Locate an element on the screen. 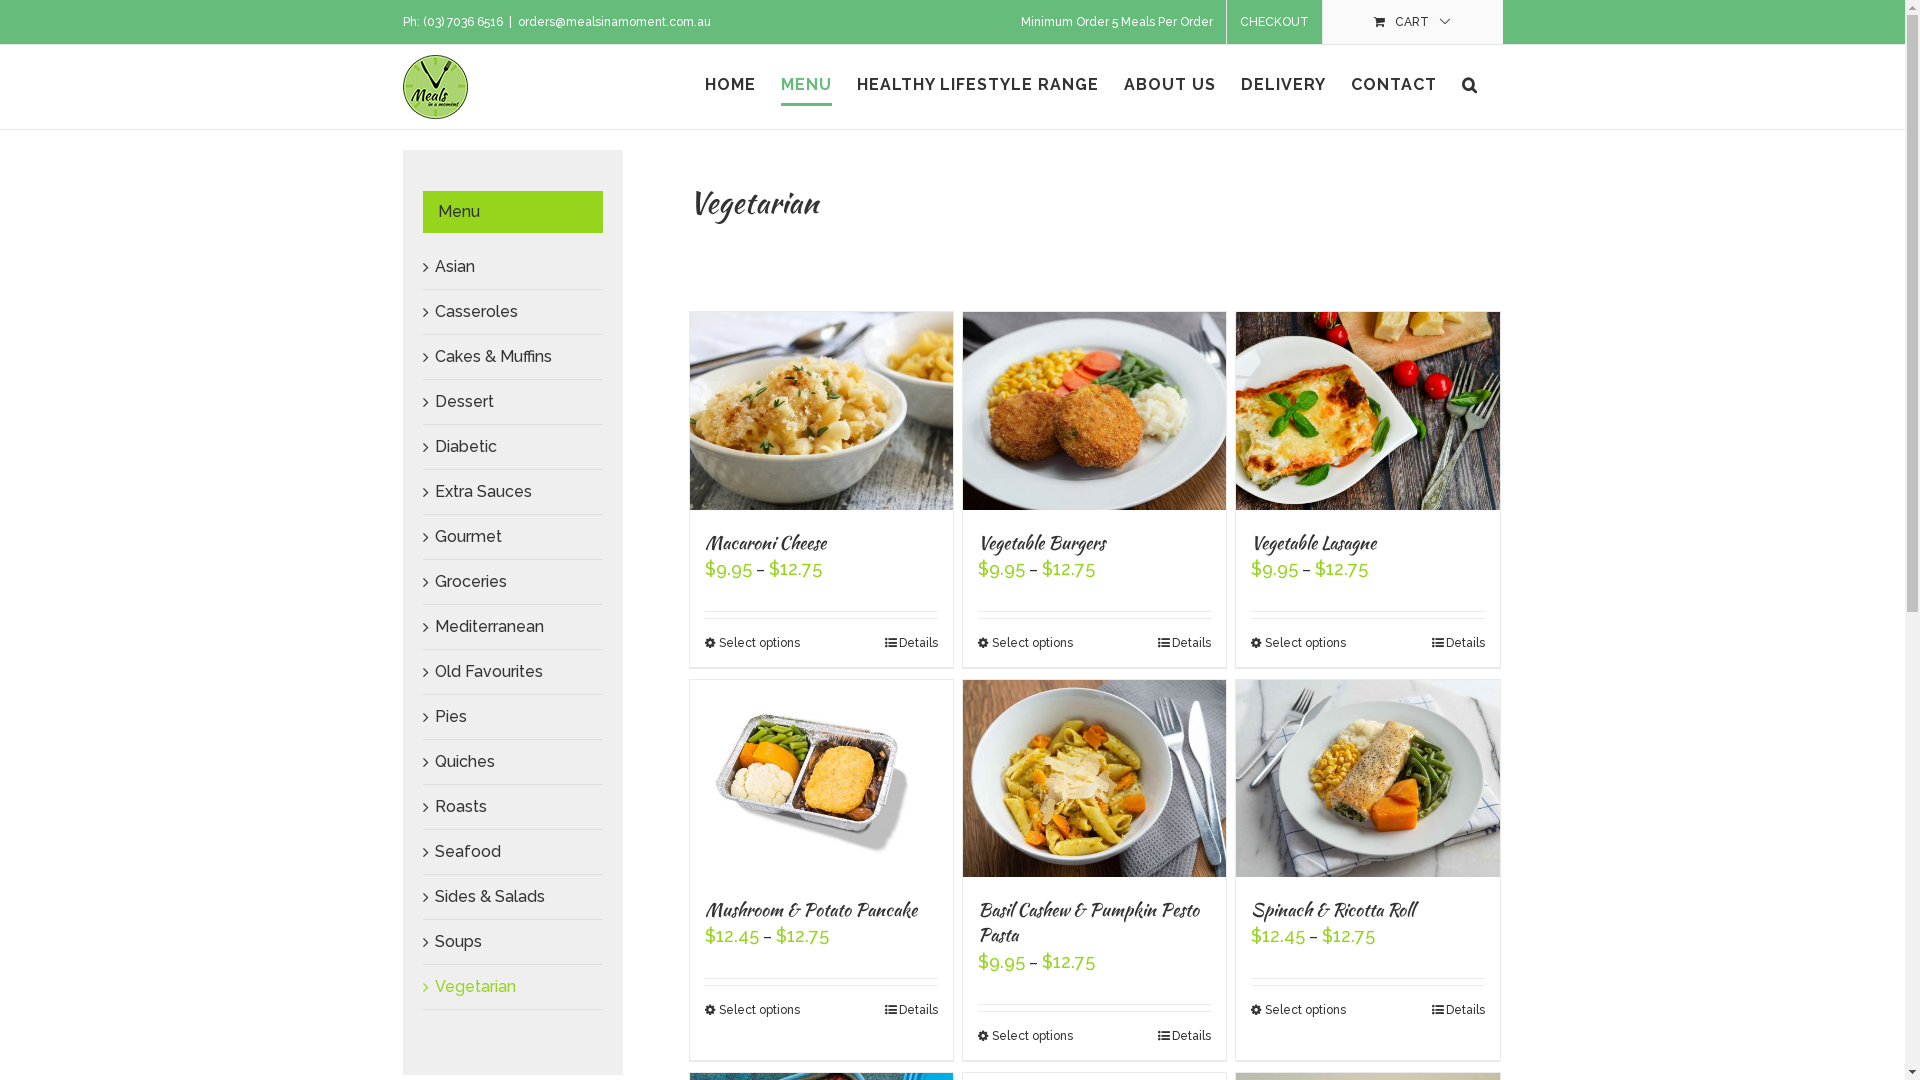 The height and width of the screenshot is (1080, 1920). 'Vegetable Burgers' is located at coordinates (1040, 542).